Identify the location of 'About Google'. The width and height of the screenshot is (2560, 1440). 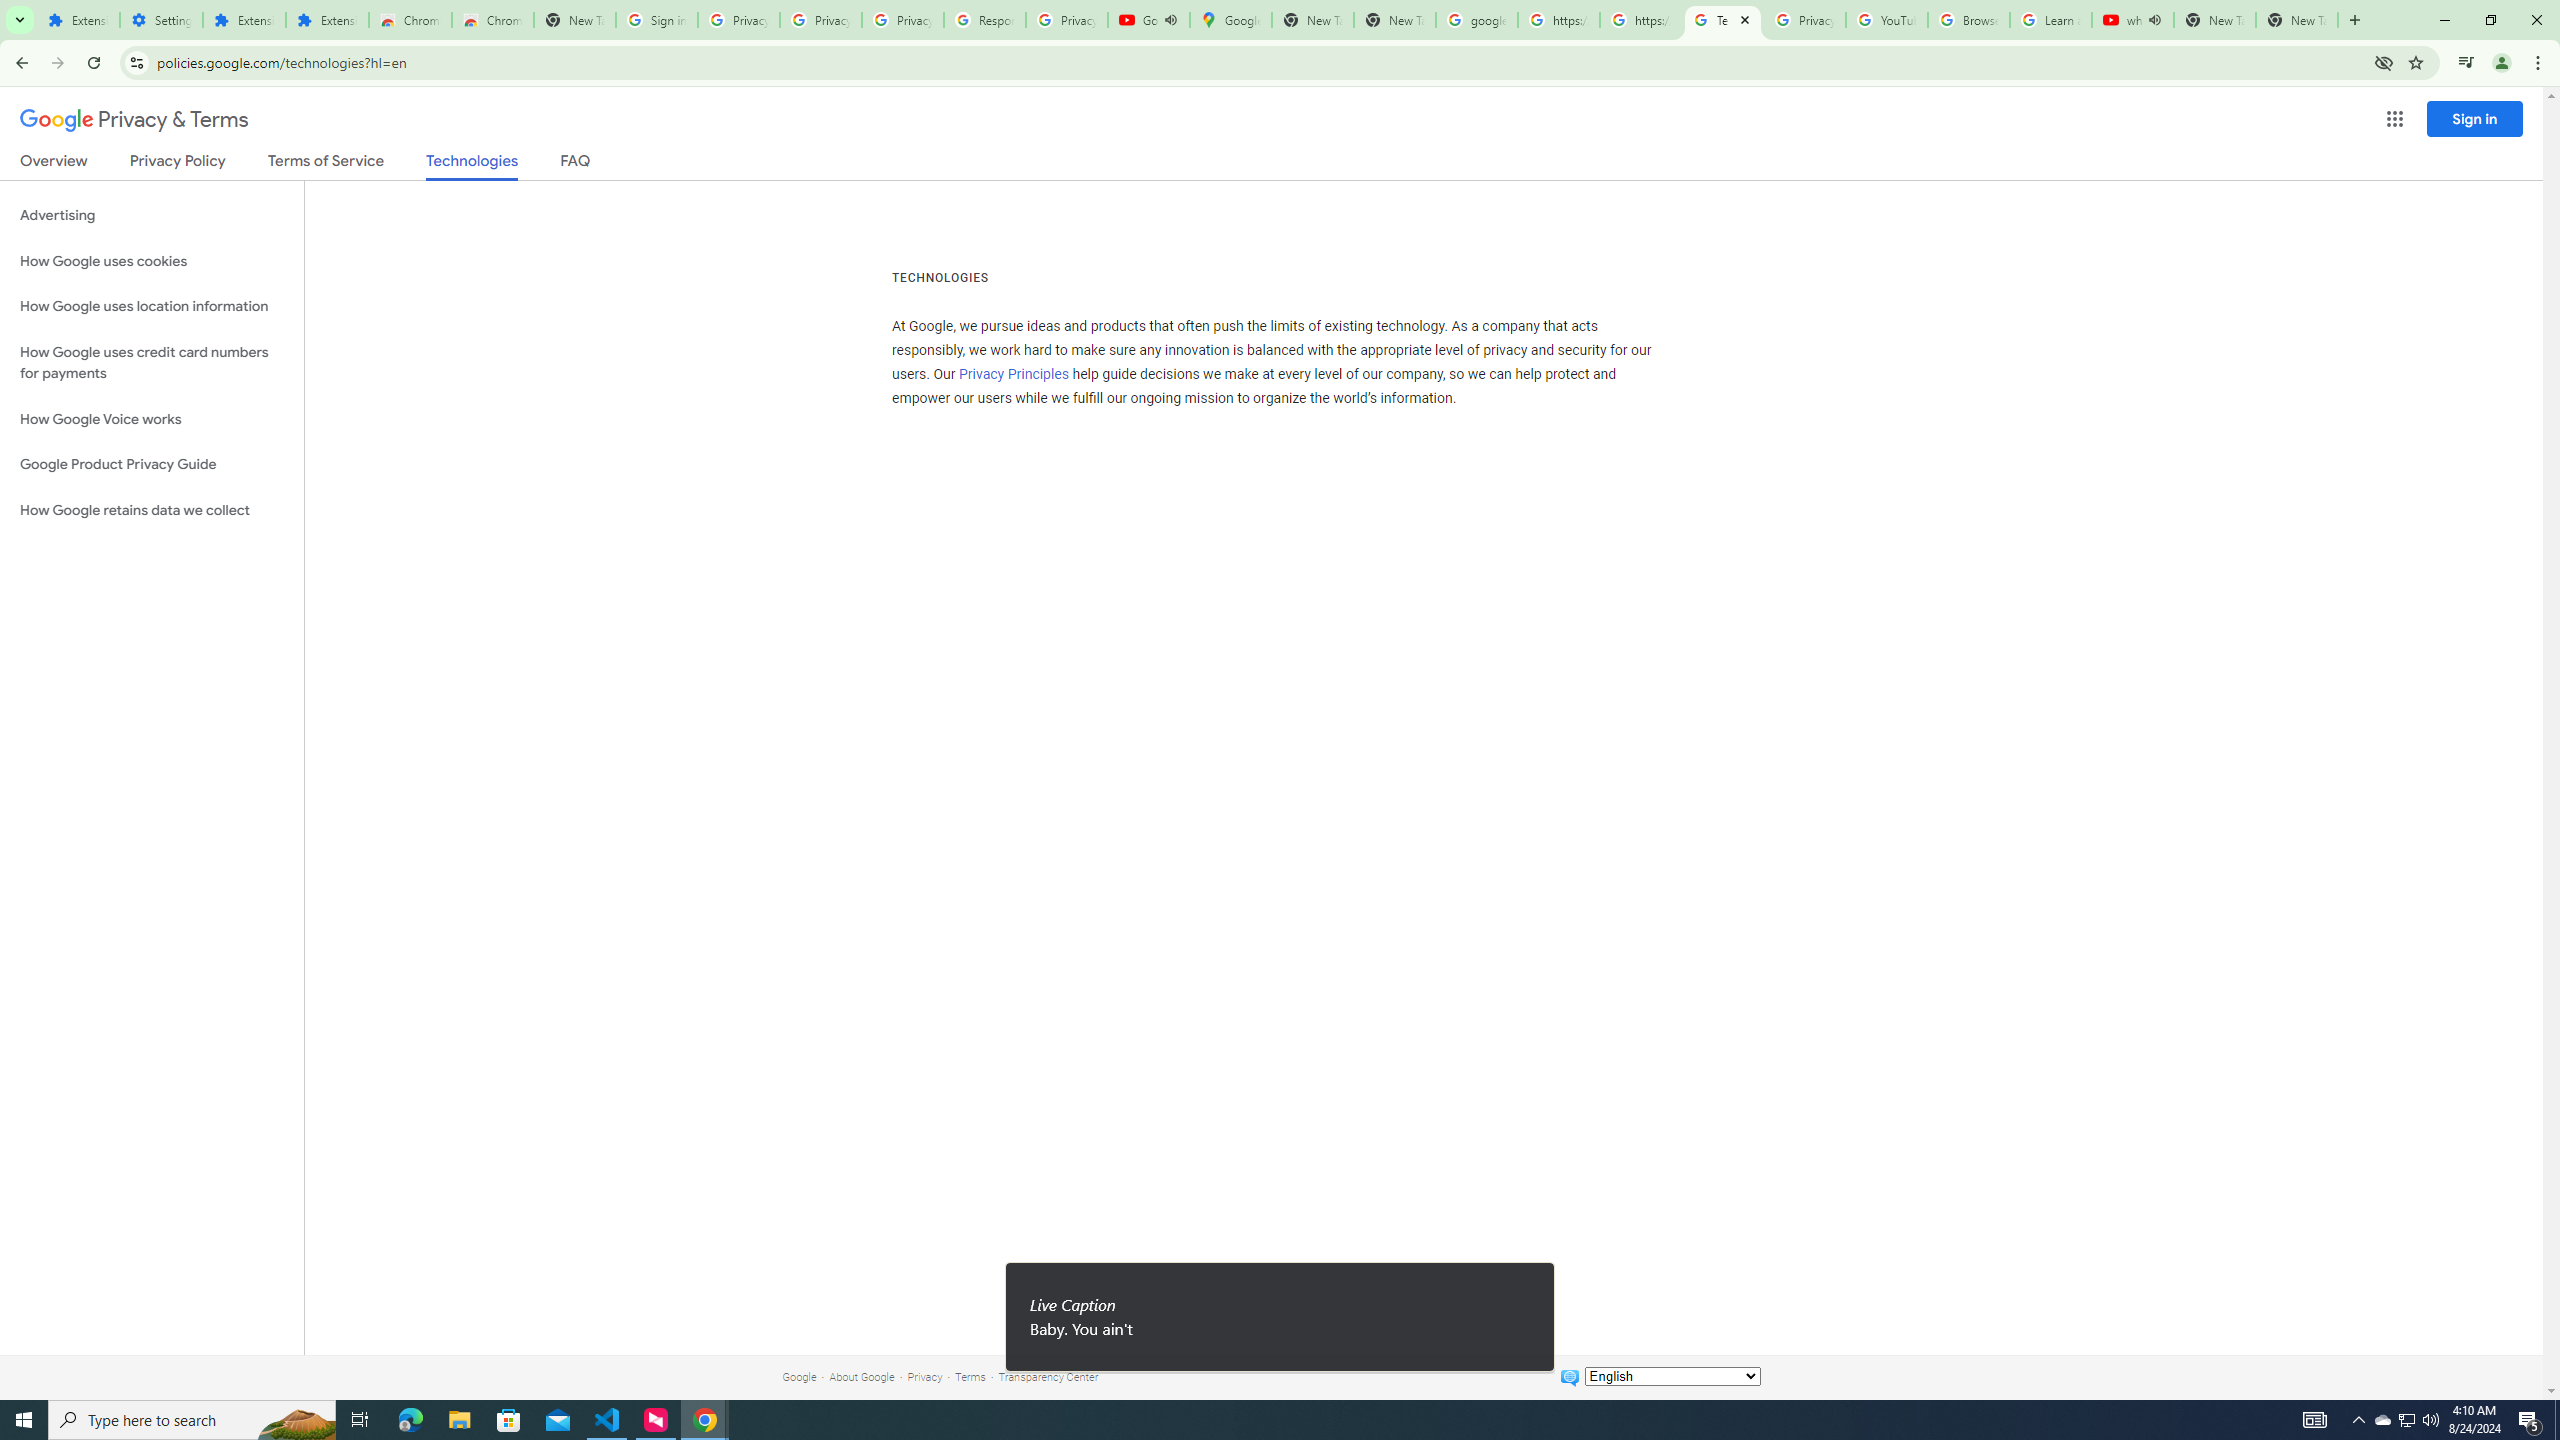
(861, 1376).